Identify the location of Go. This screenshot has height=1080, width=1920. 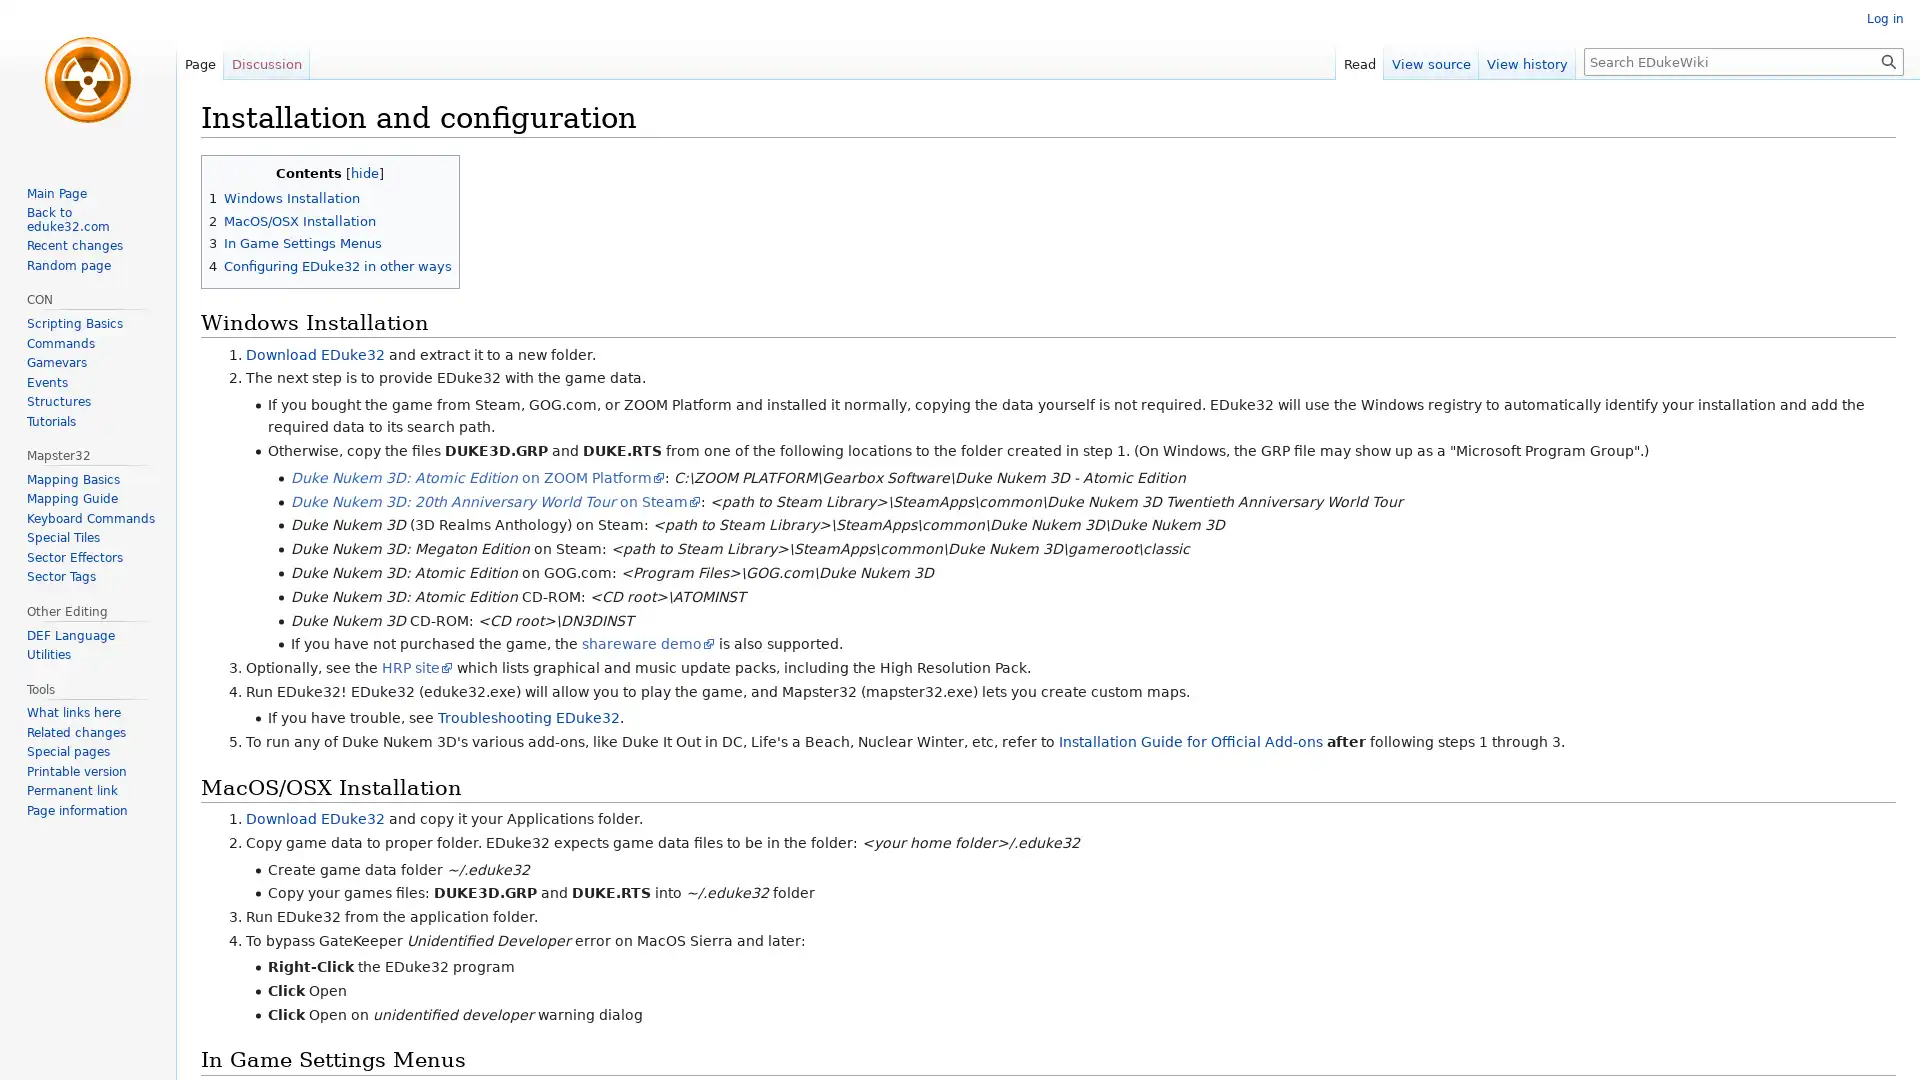
(1888, 60).